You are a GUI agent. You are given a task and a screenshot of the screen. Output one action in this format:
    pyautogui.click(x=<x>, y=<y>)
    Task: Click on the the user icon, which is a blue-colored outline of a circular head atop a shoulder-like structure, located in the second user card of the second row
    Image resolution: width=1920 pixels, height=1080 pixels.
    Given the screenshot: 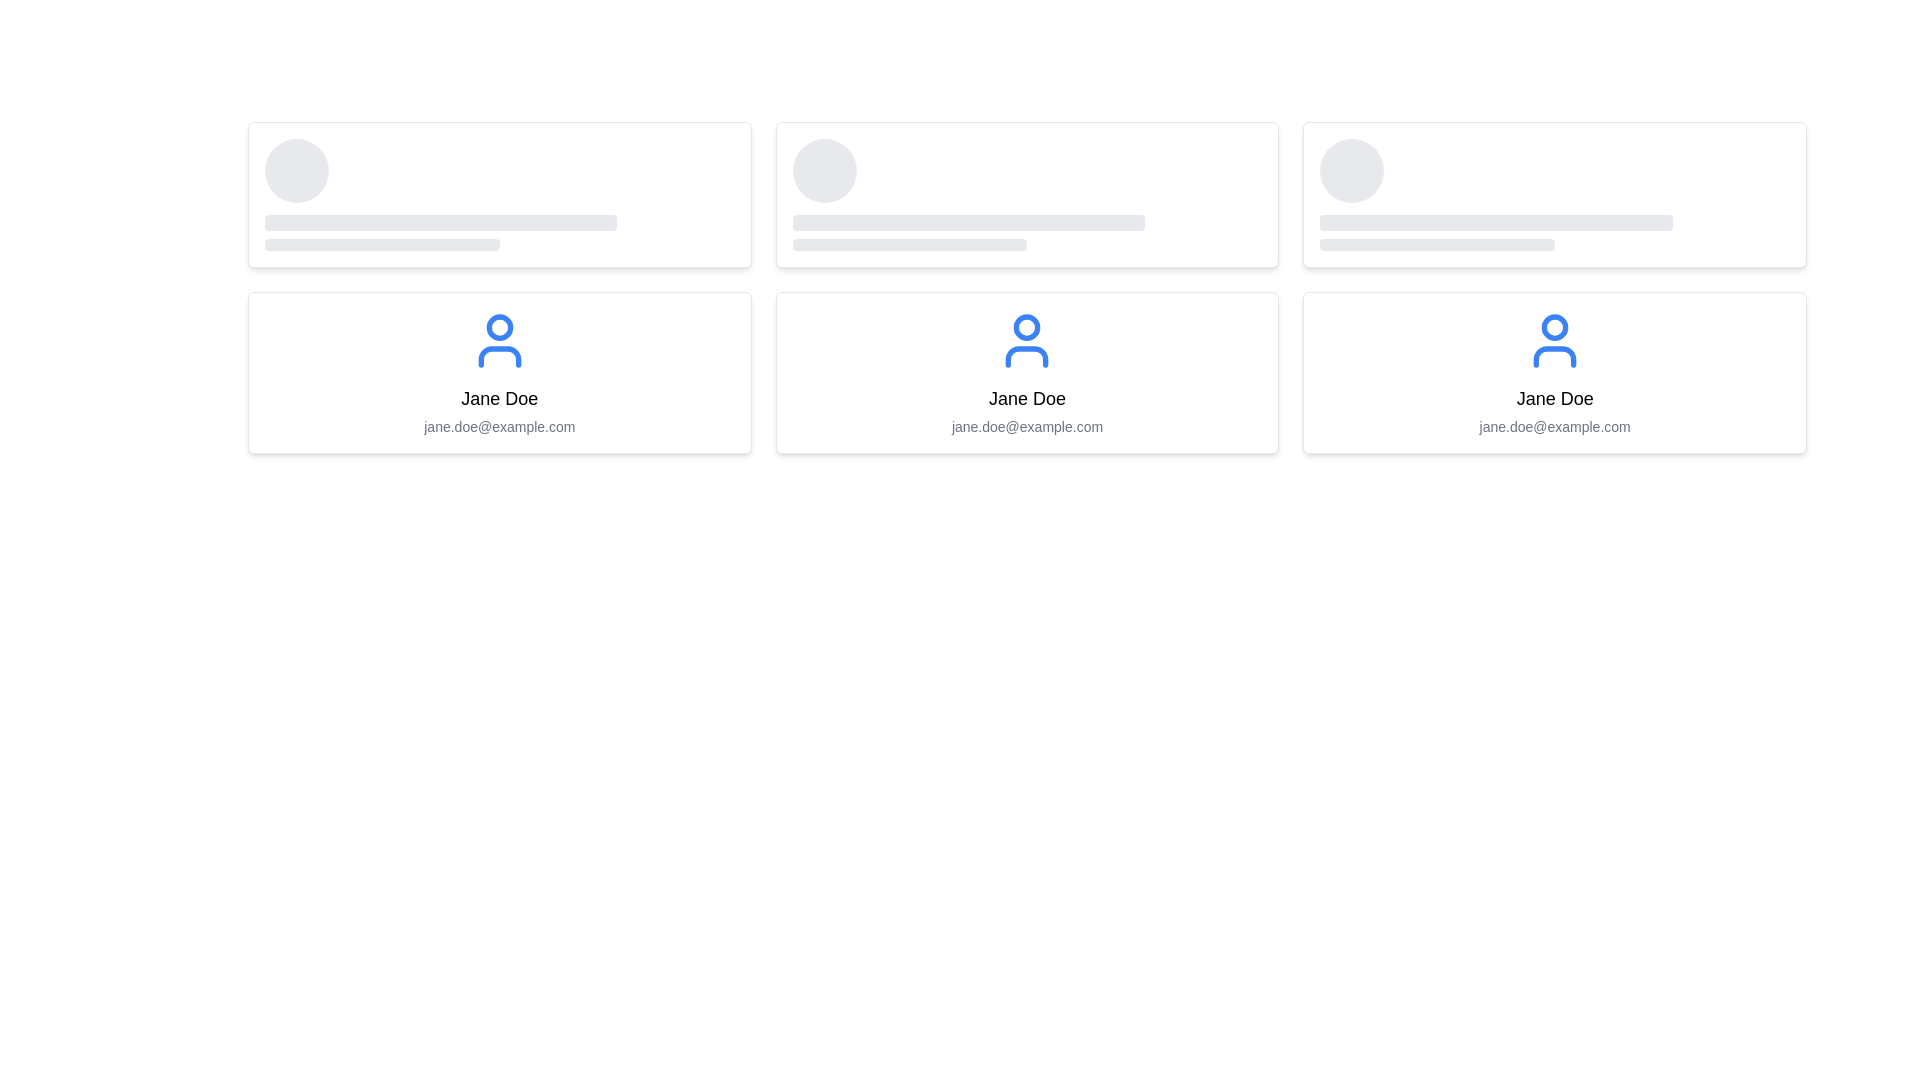 What is the action you would take?
    pyautogui.click(x=1027, y=339)
    